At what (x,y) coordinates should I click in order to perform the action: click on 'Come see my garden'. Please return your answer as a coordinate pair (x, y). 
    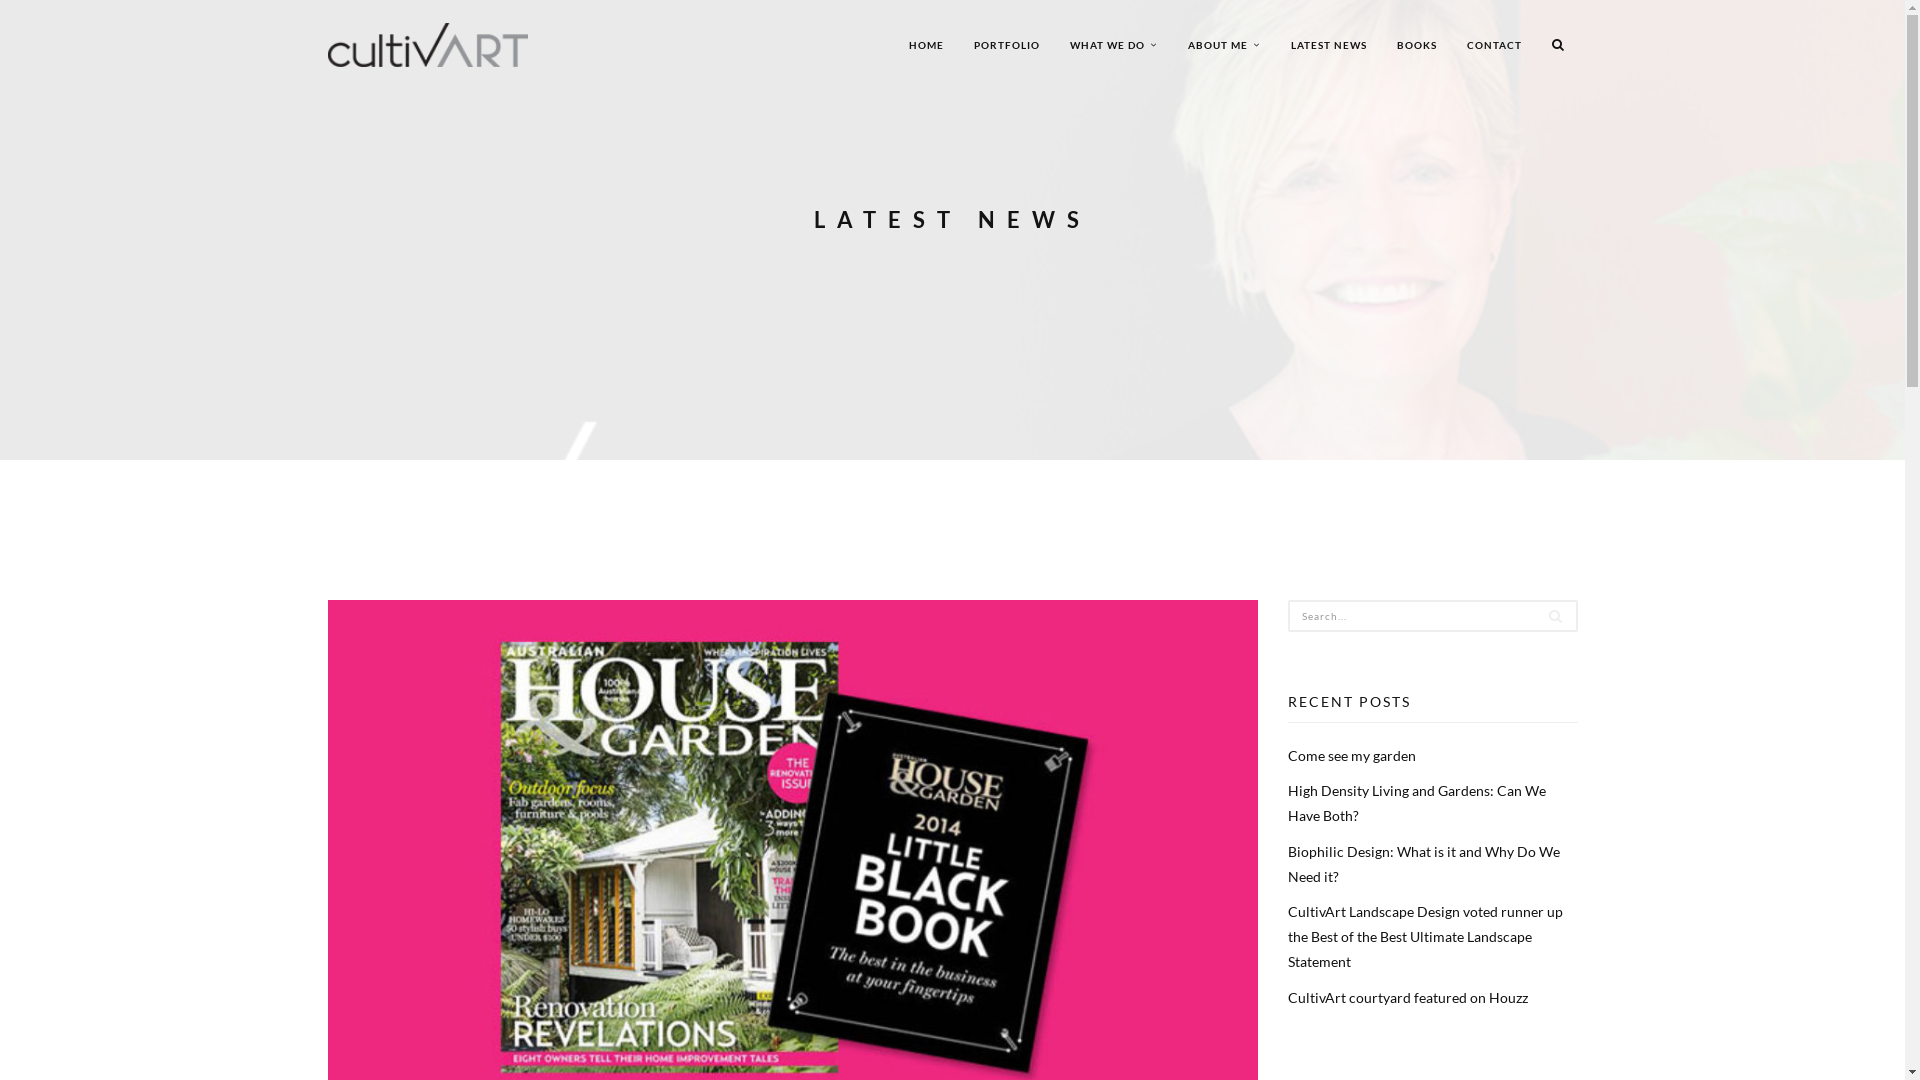
    Looking at the image, I should click on (1352, 755).